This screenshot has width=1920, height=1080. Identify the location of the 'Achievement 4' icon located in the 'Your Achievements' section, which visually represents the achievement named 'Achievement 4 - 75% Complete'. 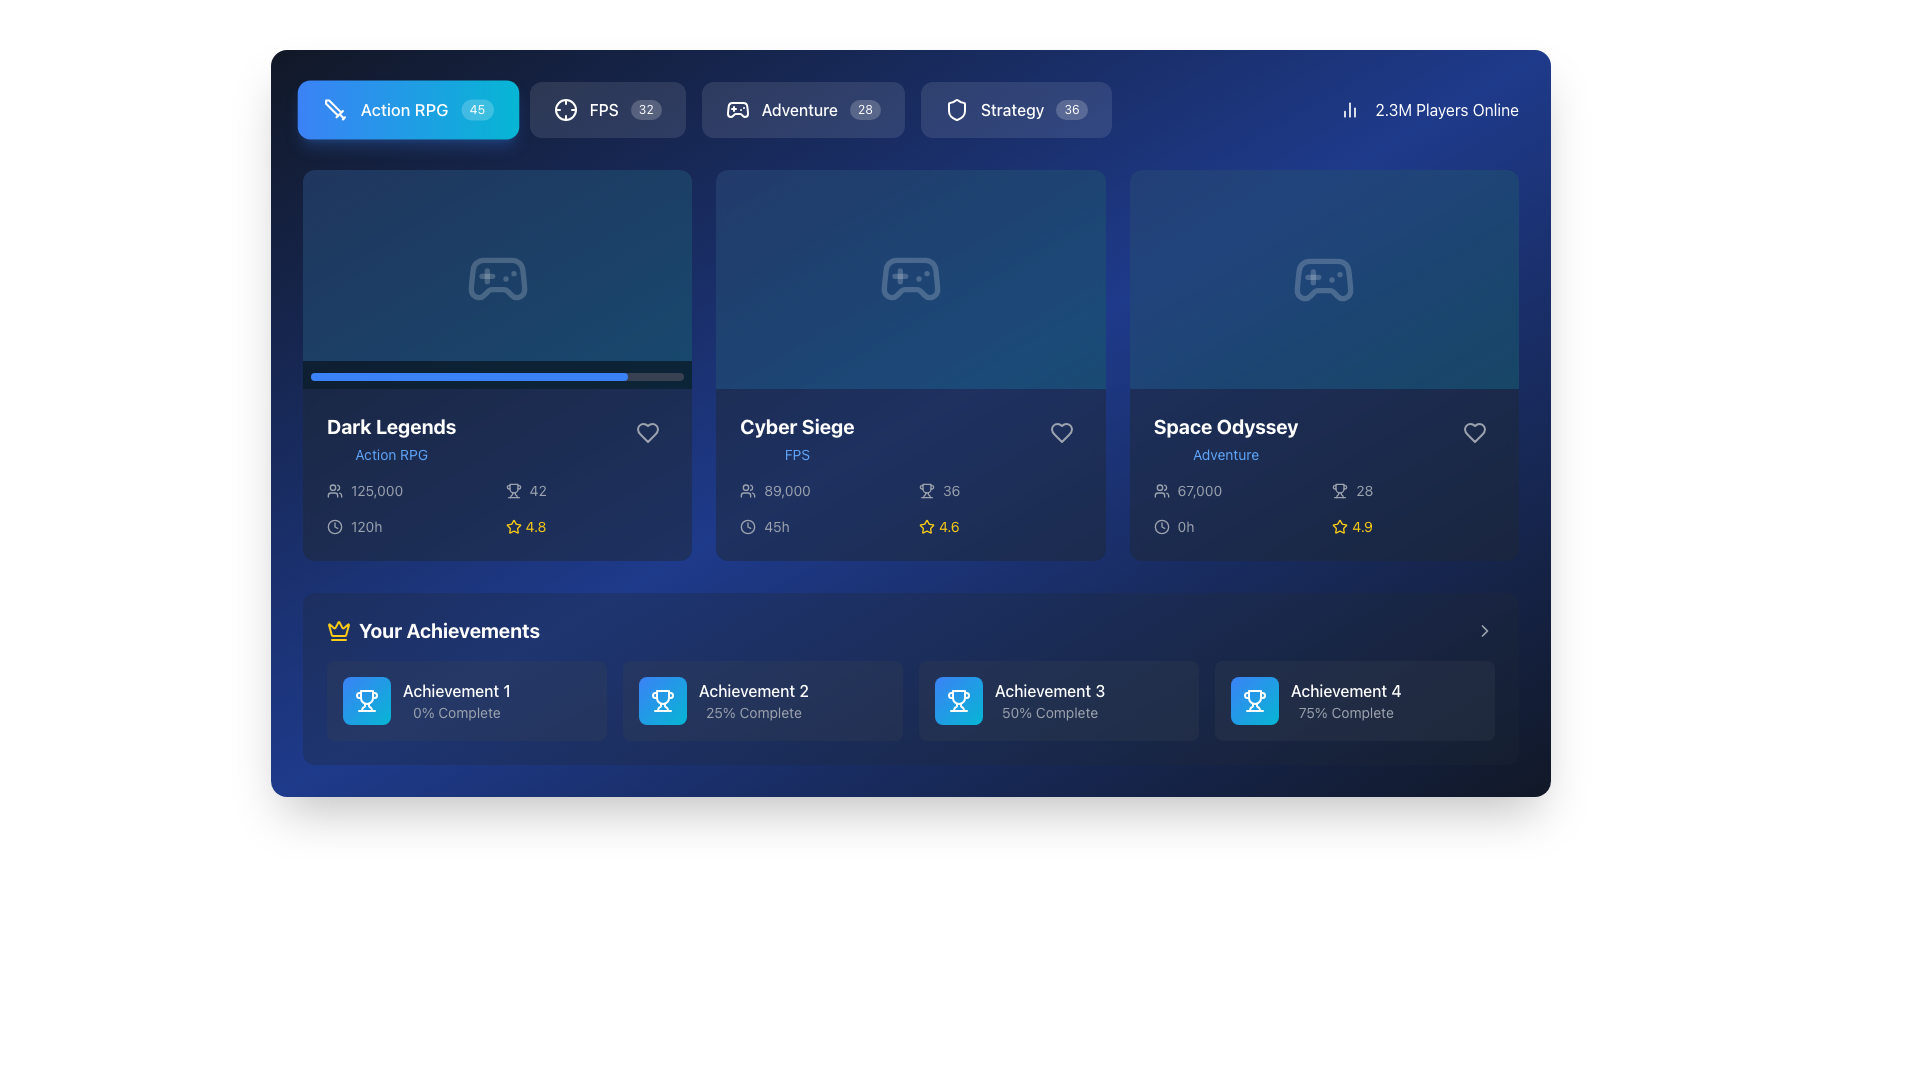
(1253, 700).